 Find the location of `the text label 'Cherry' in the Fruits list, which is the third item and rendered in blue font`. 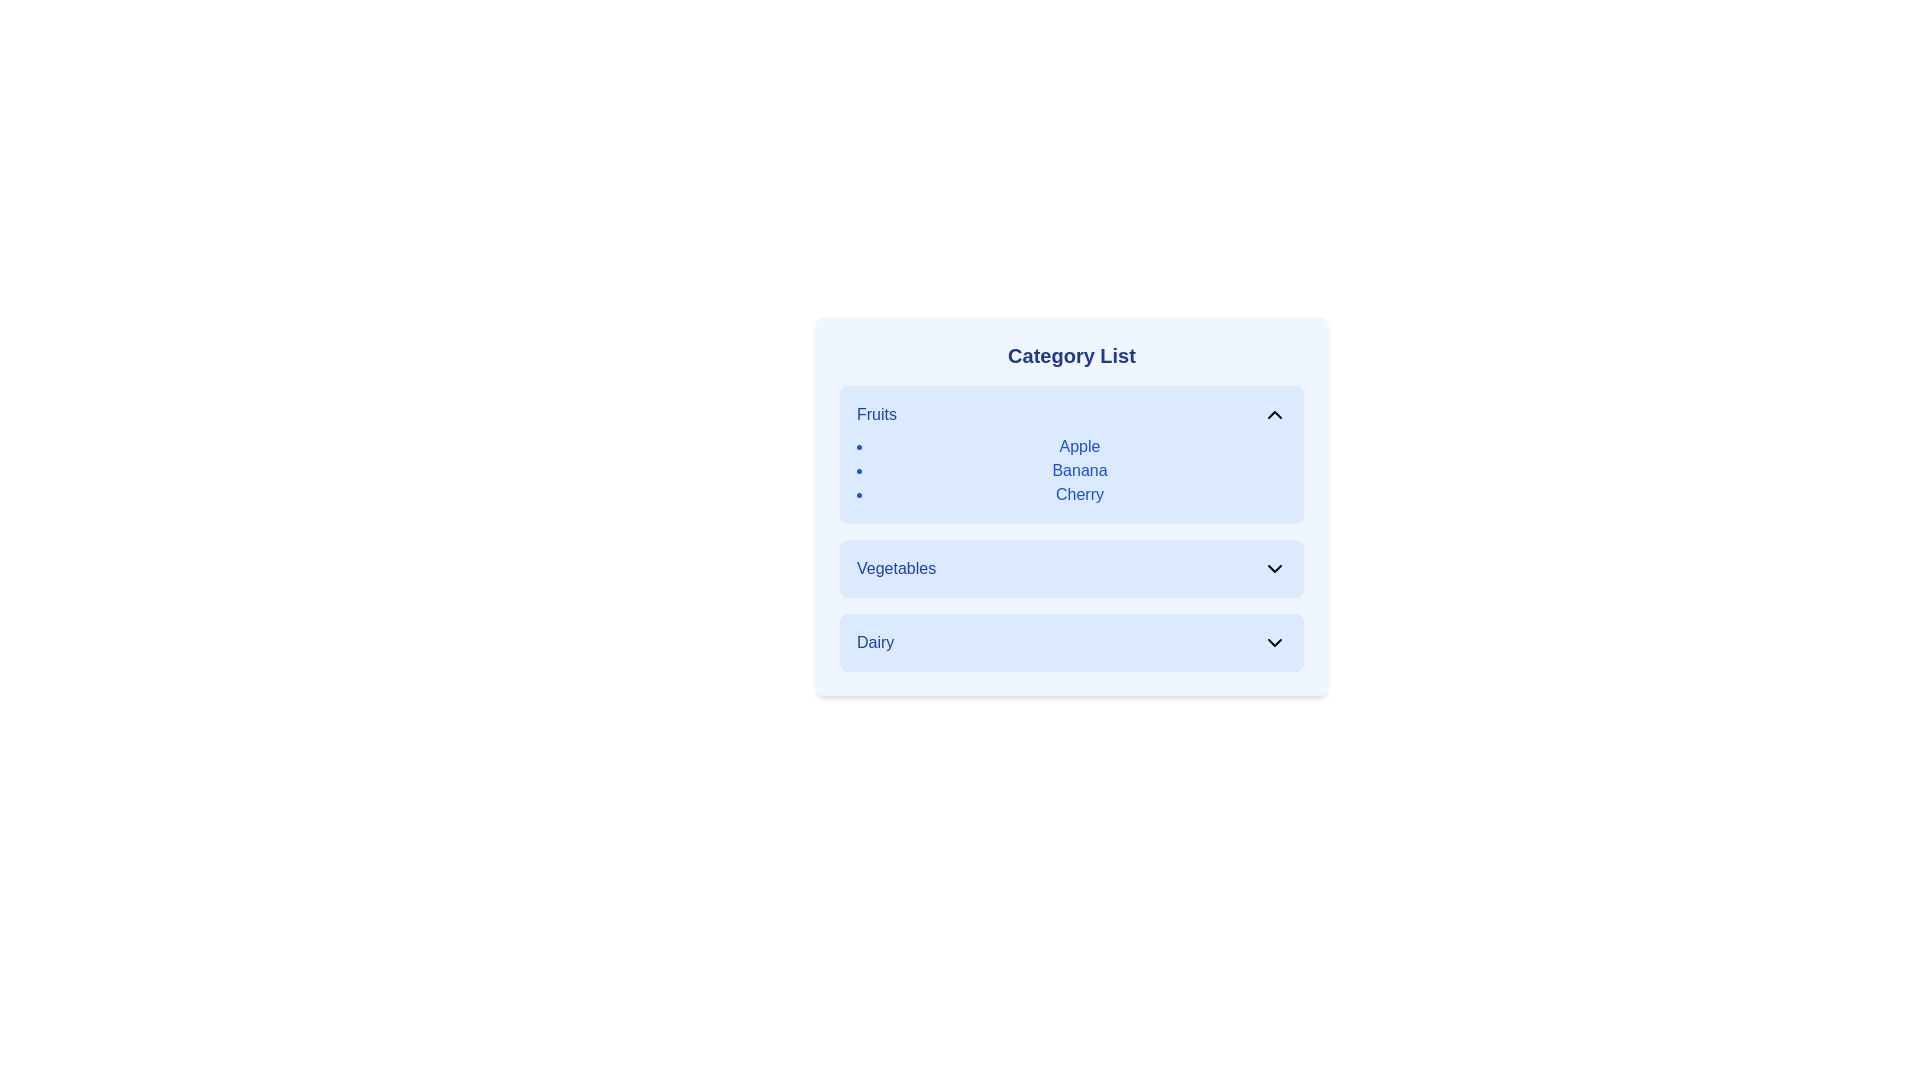

the text label 'Cherry' in the Fruits list, which is the third item and rendered in blue font is located at coordinates (1079, 494).